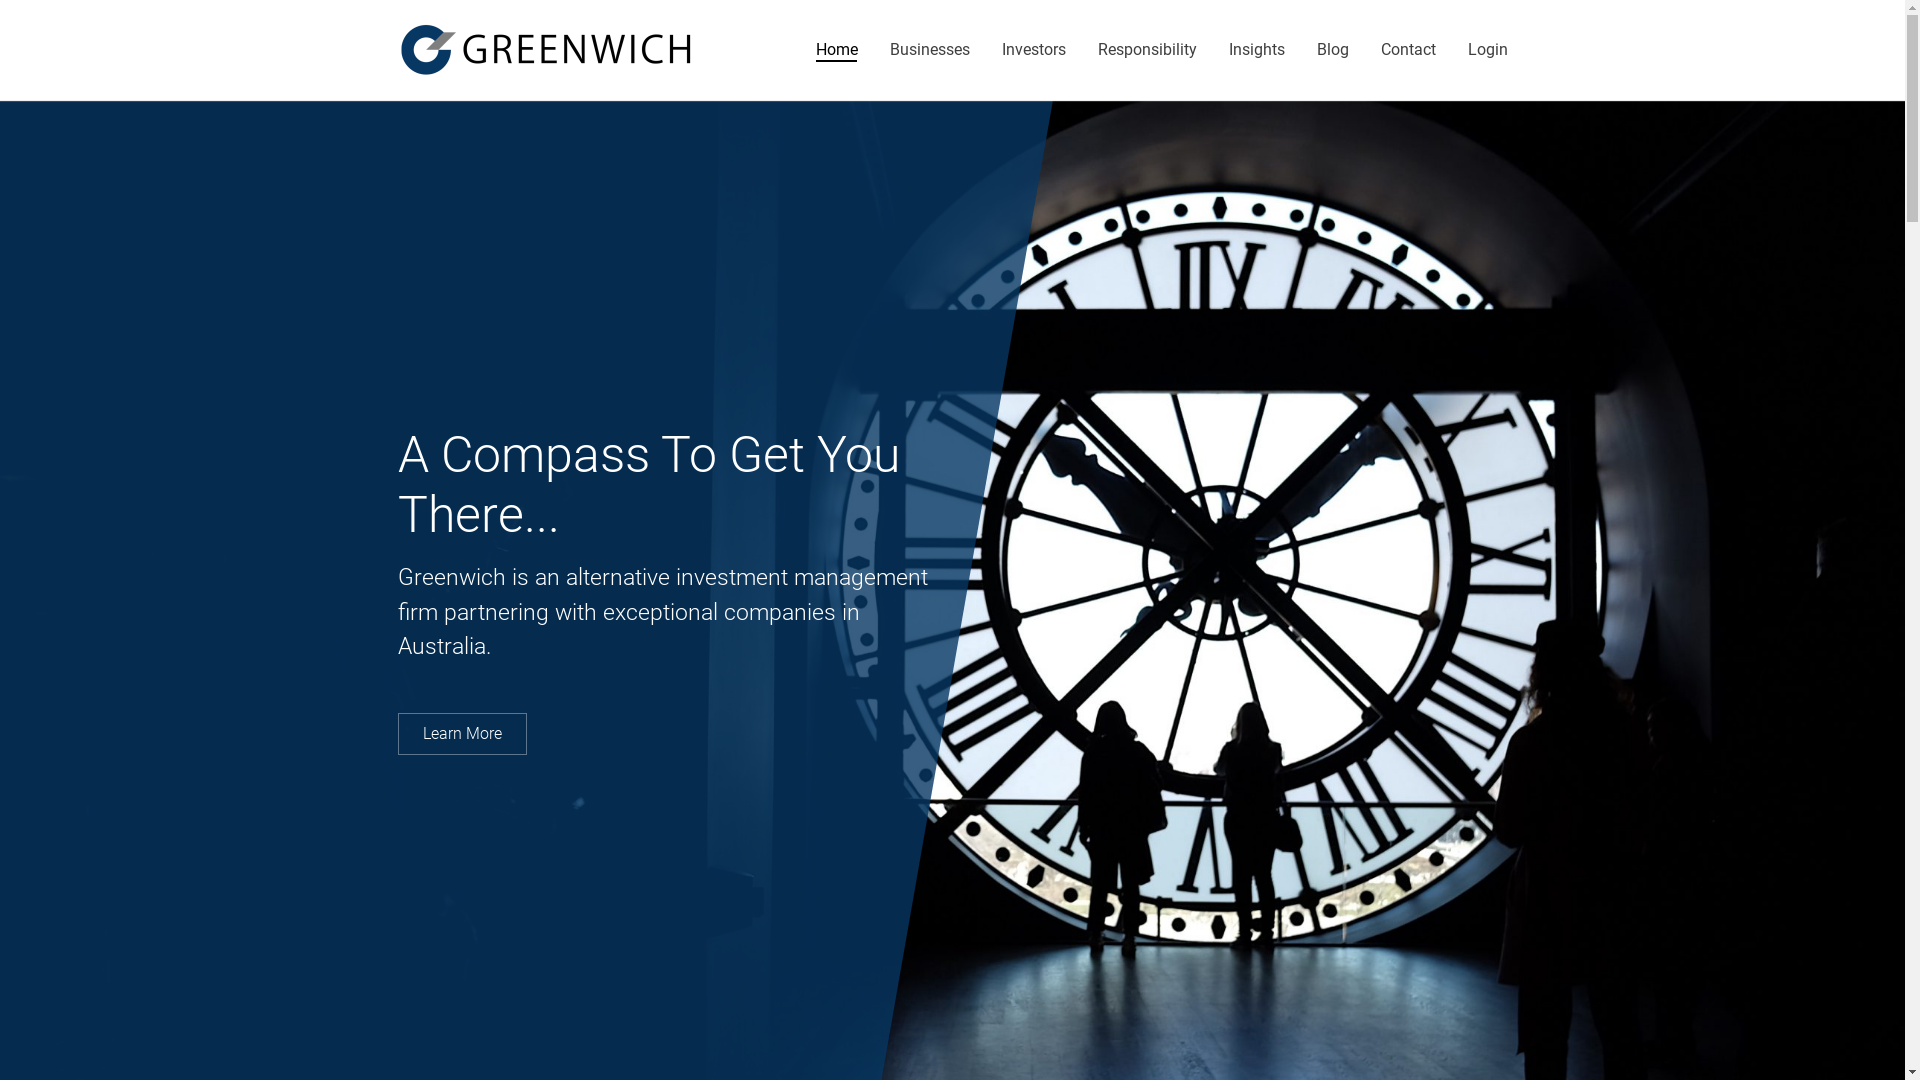  I want to click on 'Learn More', so click(461, 733).